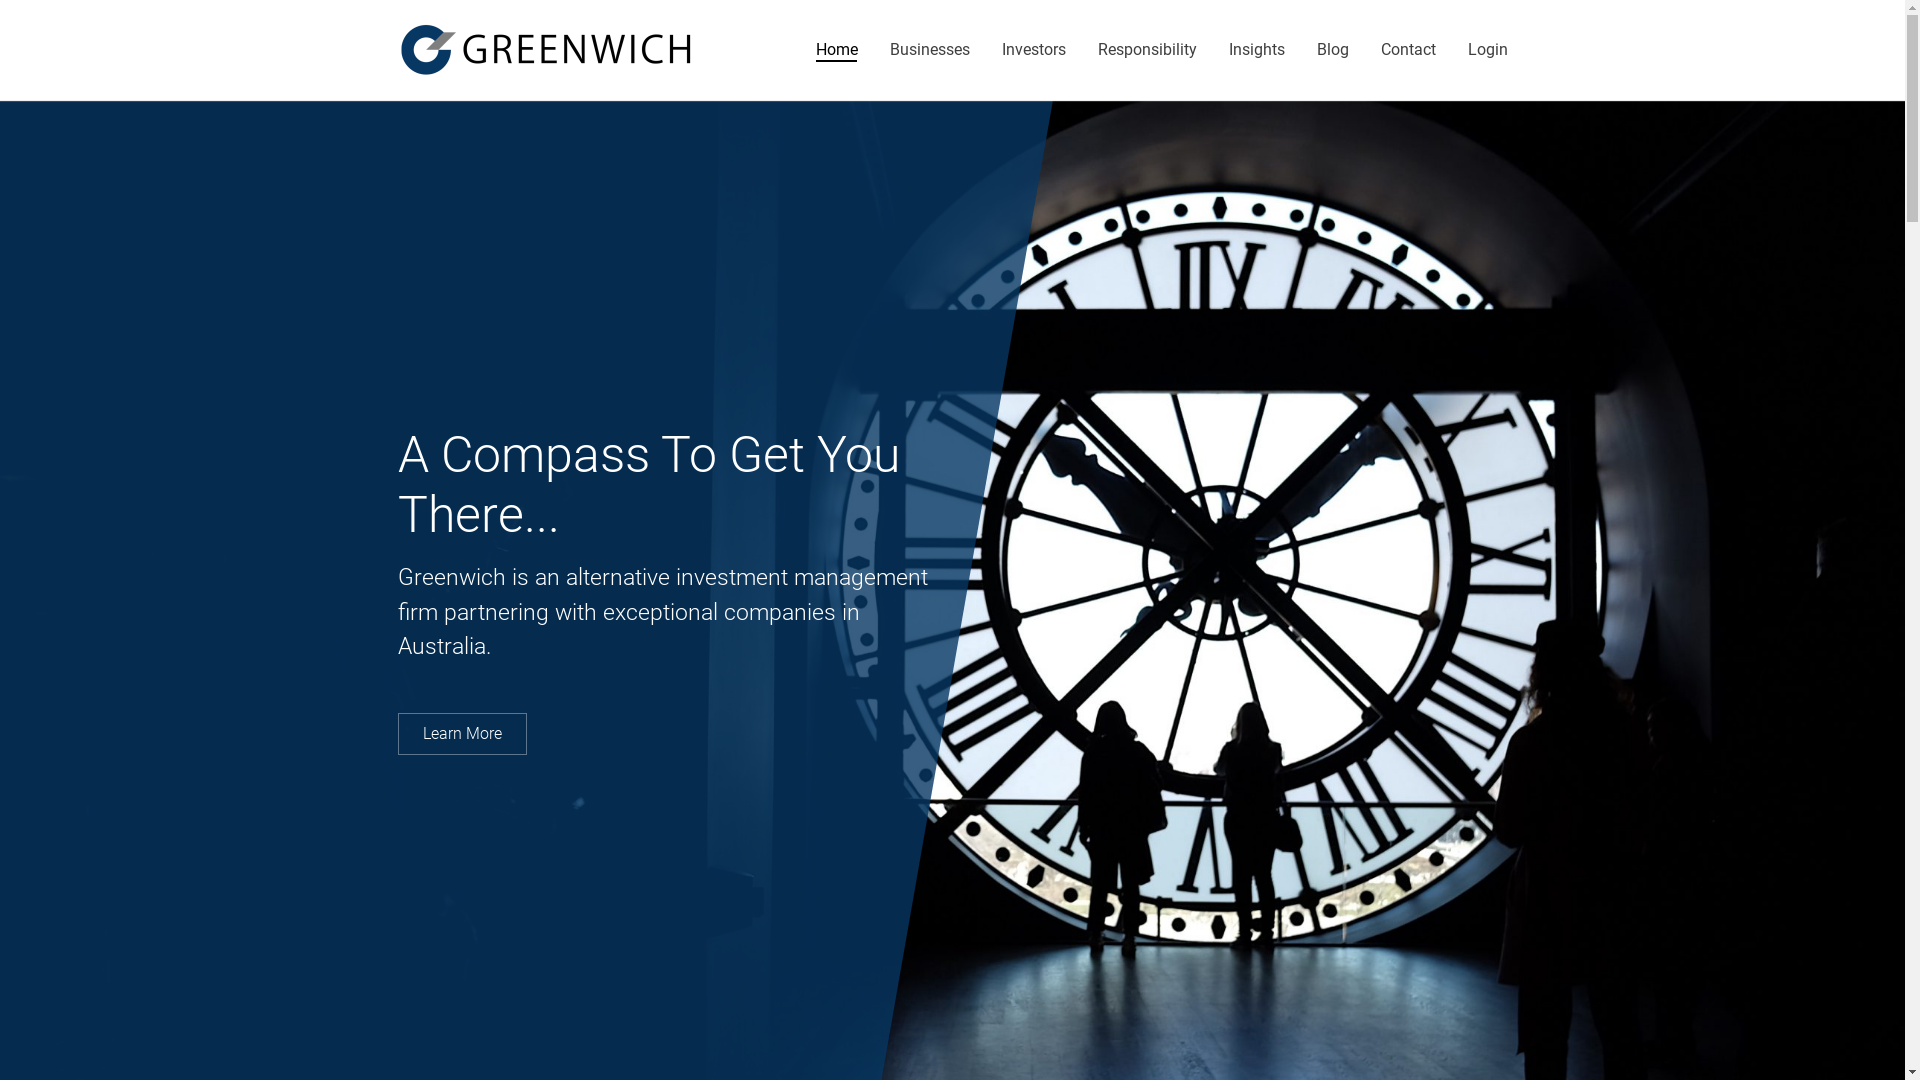  I want to click on 'Learn More', so click(461, 733).